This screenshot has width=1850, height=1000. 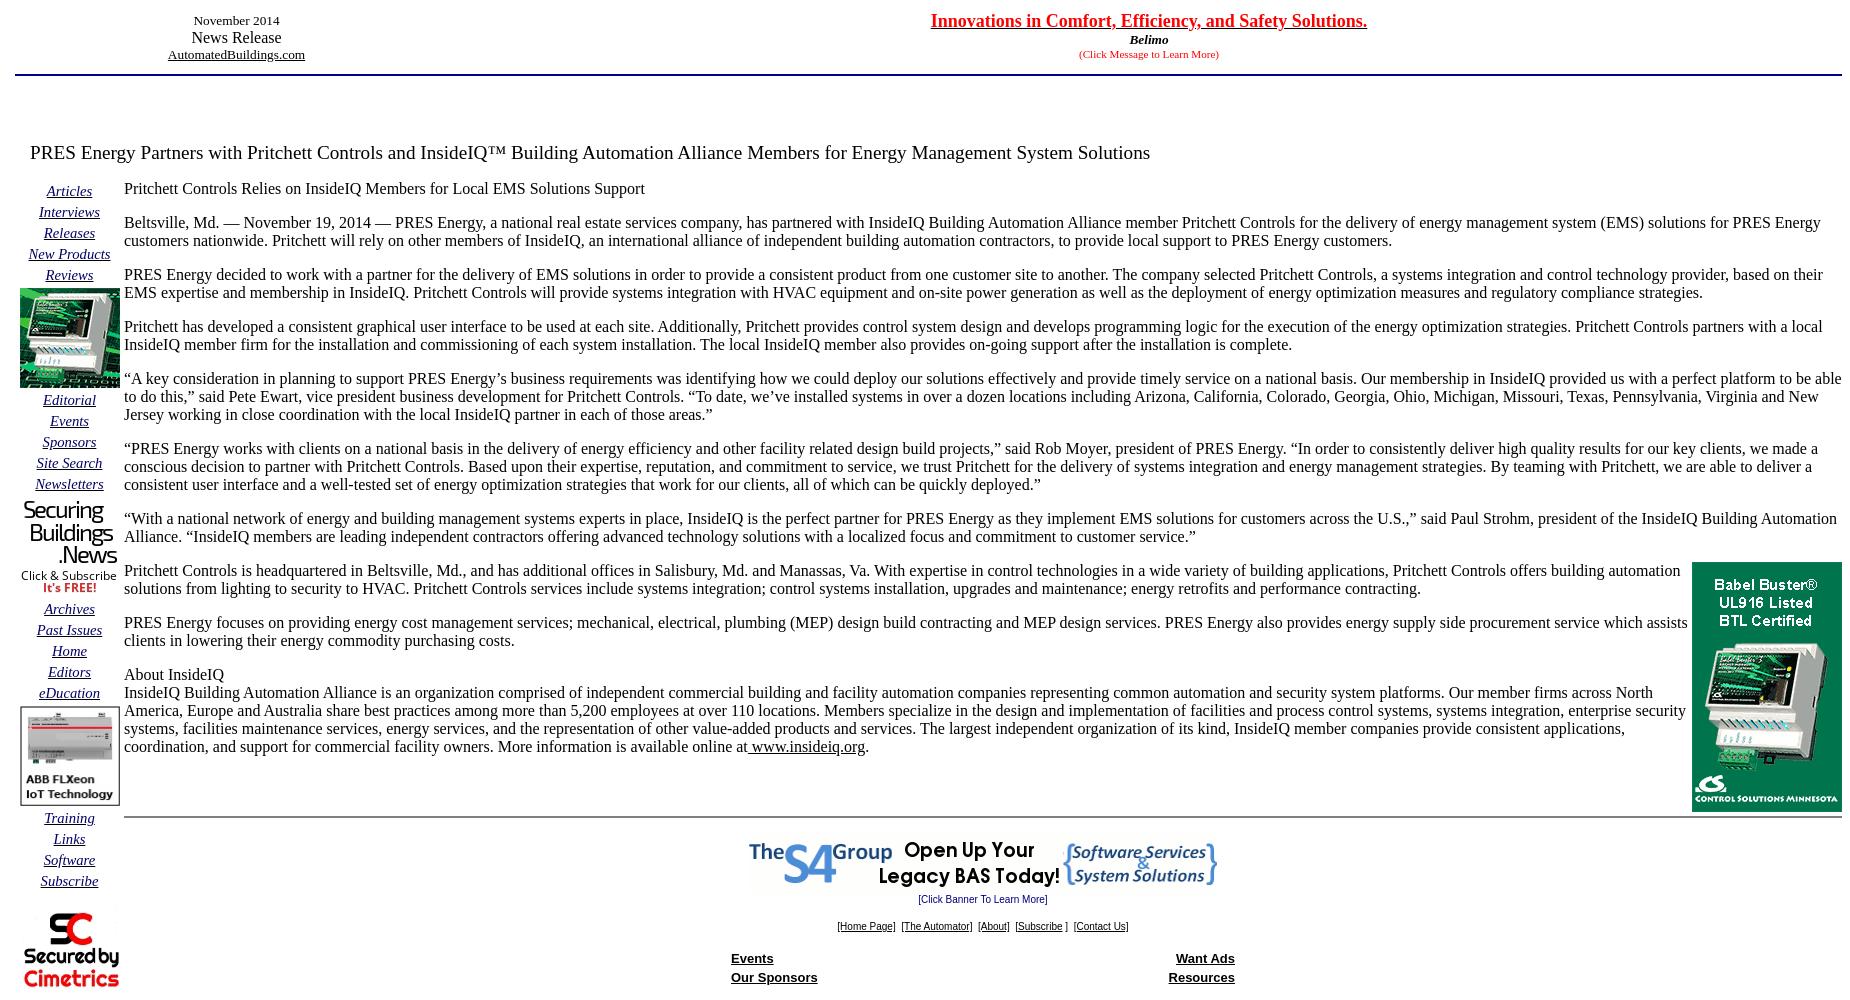 I want to click on 'Pritchett Controls Relies on InsideIQ Members for Local EMS Solutions Support', so click(x=122, y=188).